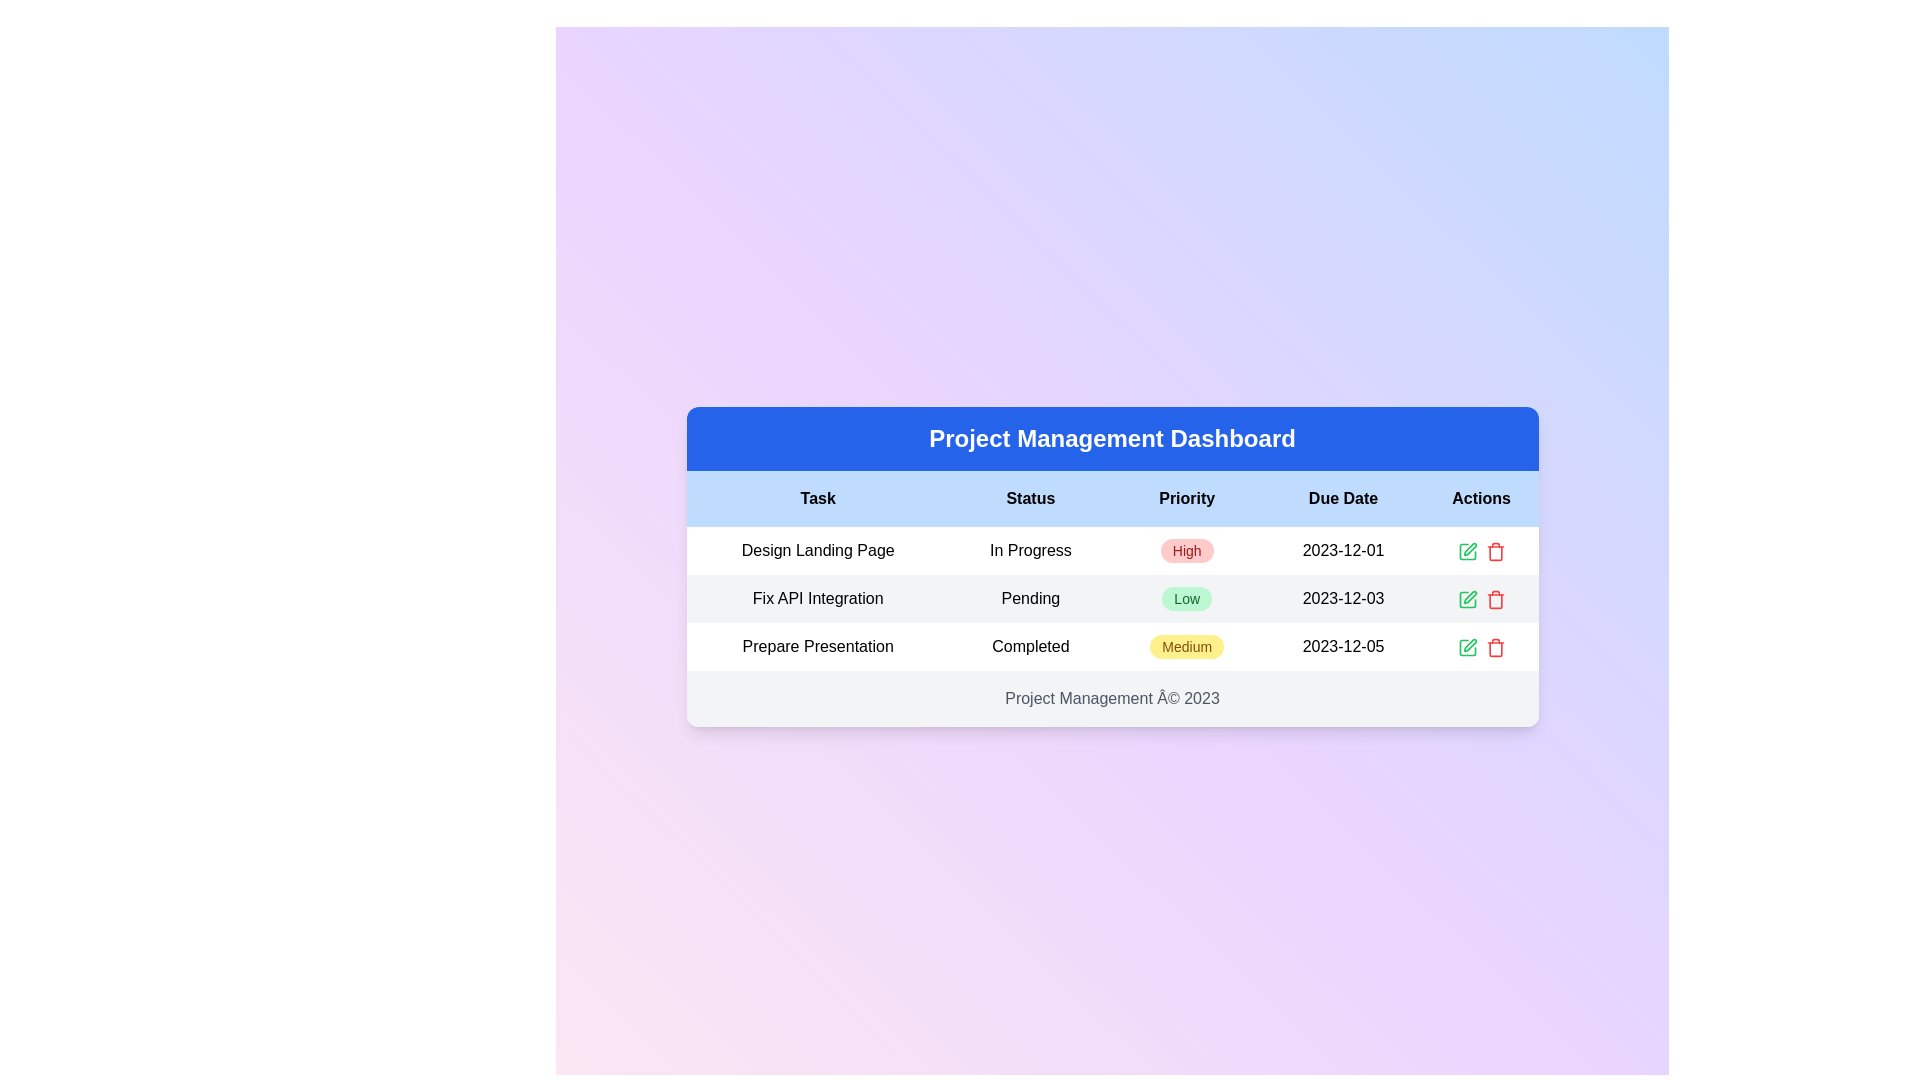 The image size is (1920, 1080). What do you see at coordinates (1467, 647) in the screenshot?
I see `the Icon button located in the 'Actions' column of the third row for editing the 'Prepare Presentation' task` at bounding box center [1467, 647].